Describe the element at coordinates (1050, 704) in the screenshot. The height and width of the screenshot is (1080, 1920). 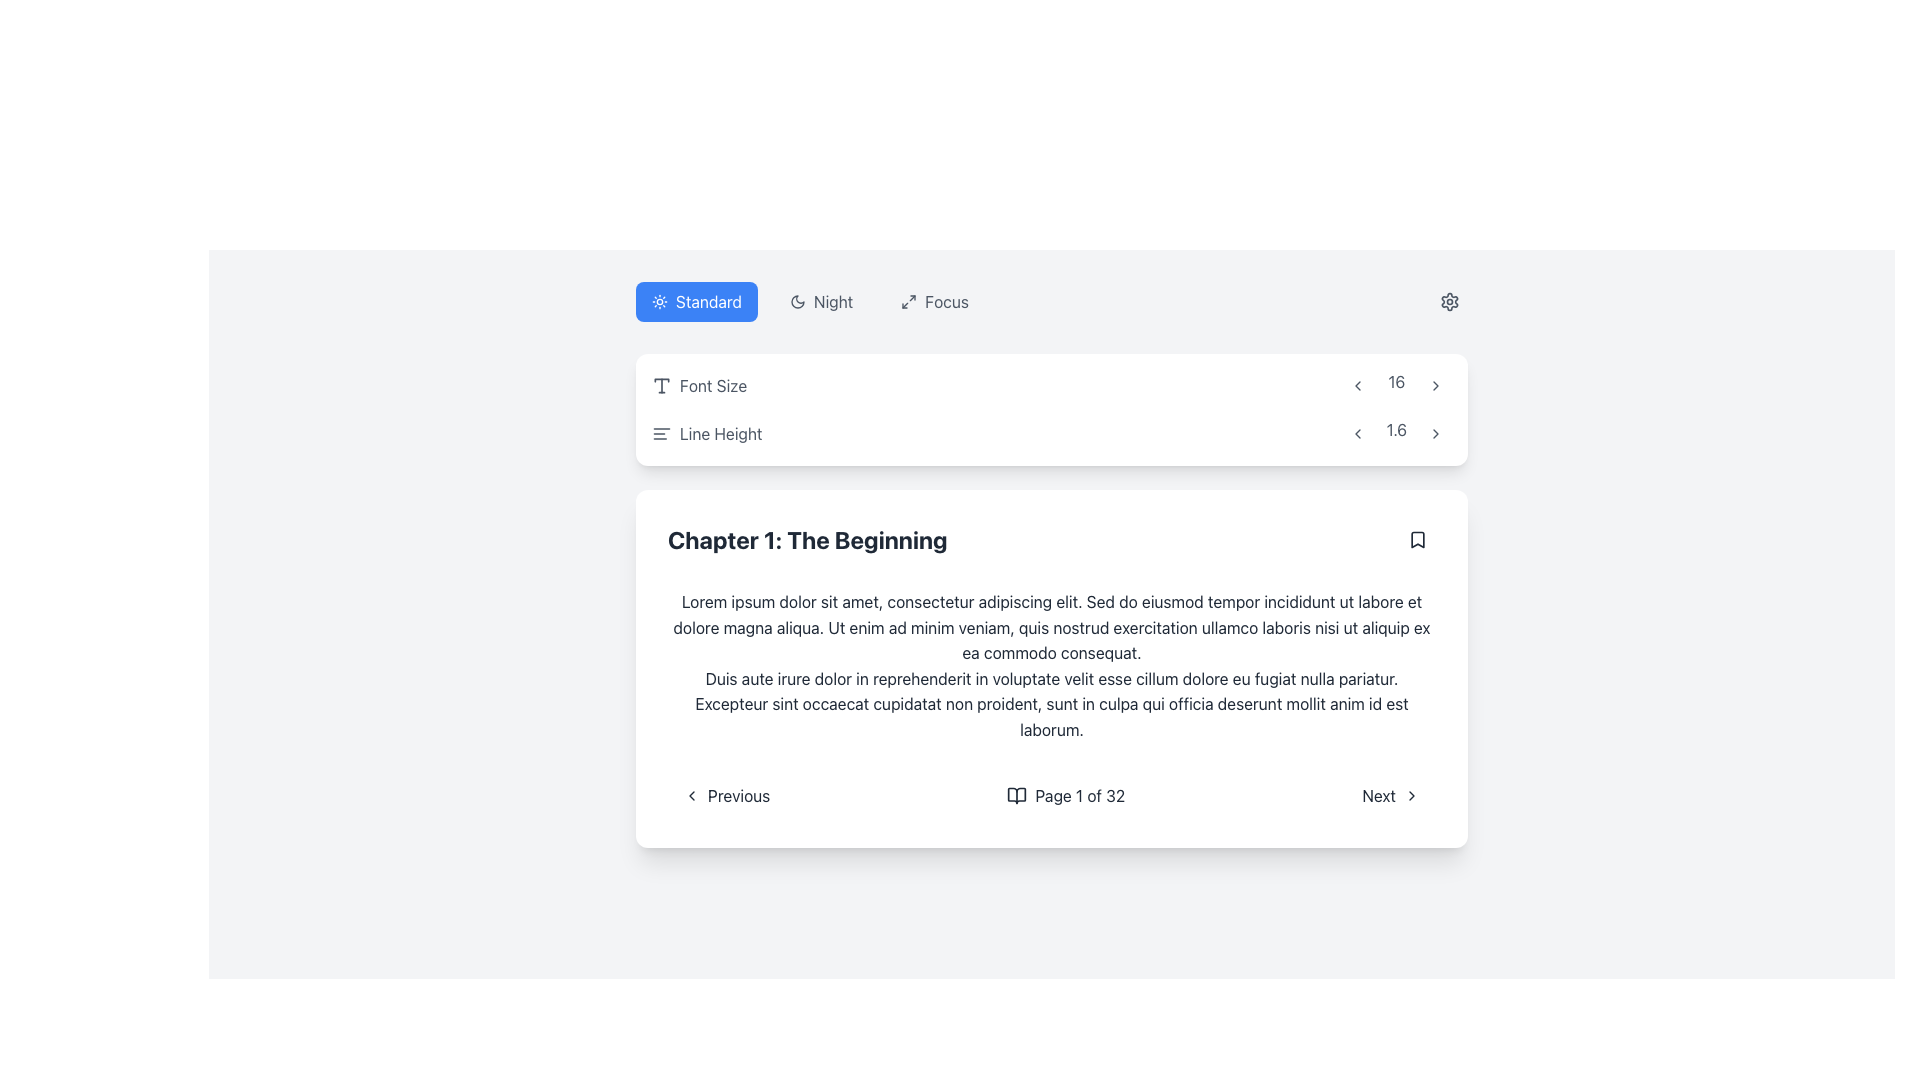
I see `the paragraph text that contains the sentence about 'Duis aute irure dolor in reprehenderit in voluptate velit esse cillum dolore eu fugiat nulla pariatur.' located below the heading 'Chapter 1: The Beginning.'` at that location.